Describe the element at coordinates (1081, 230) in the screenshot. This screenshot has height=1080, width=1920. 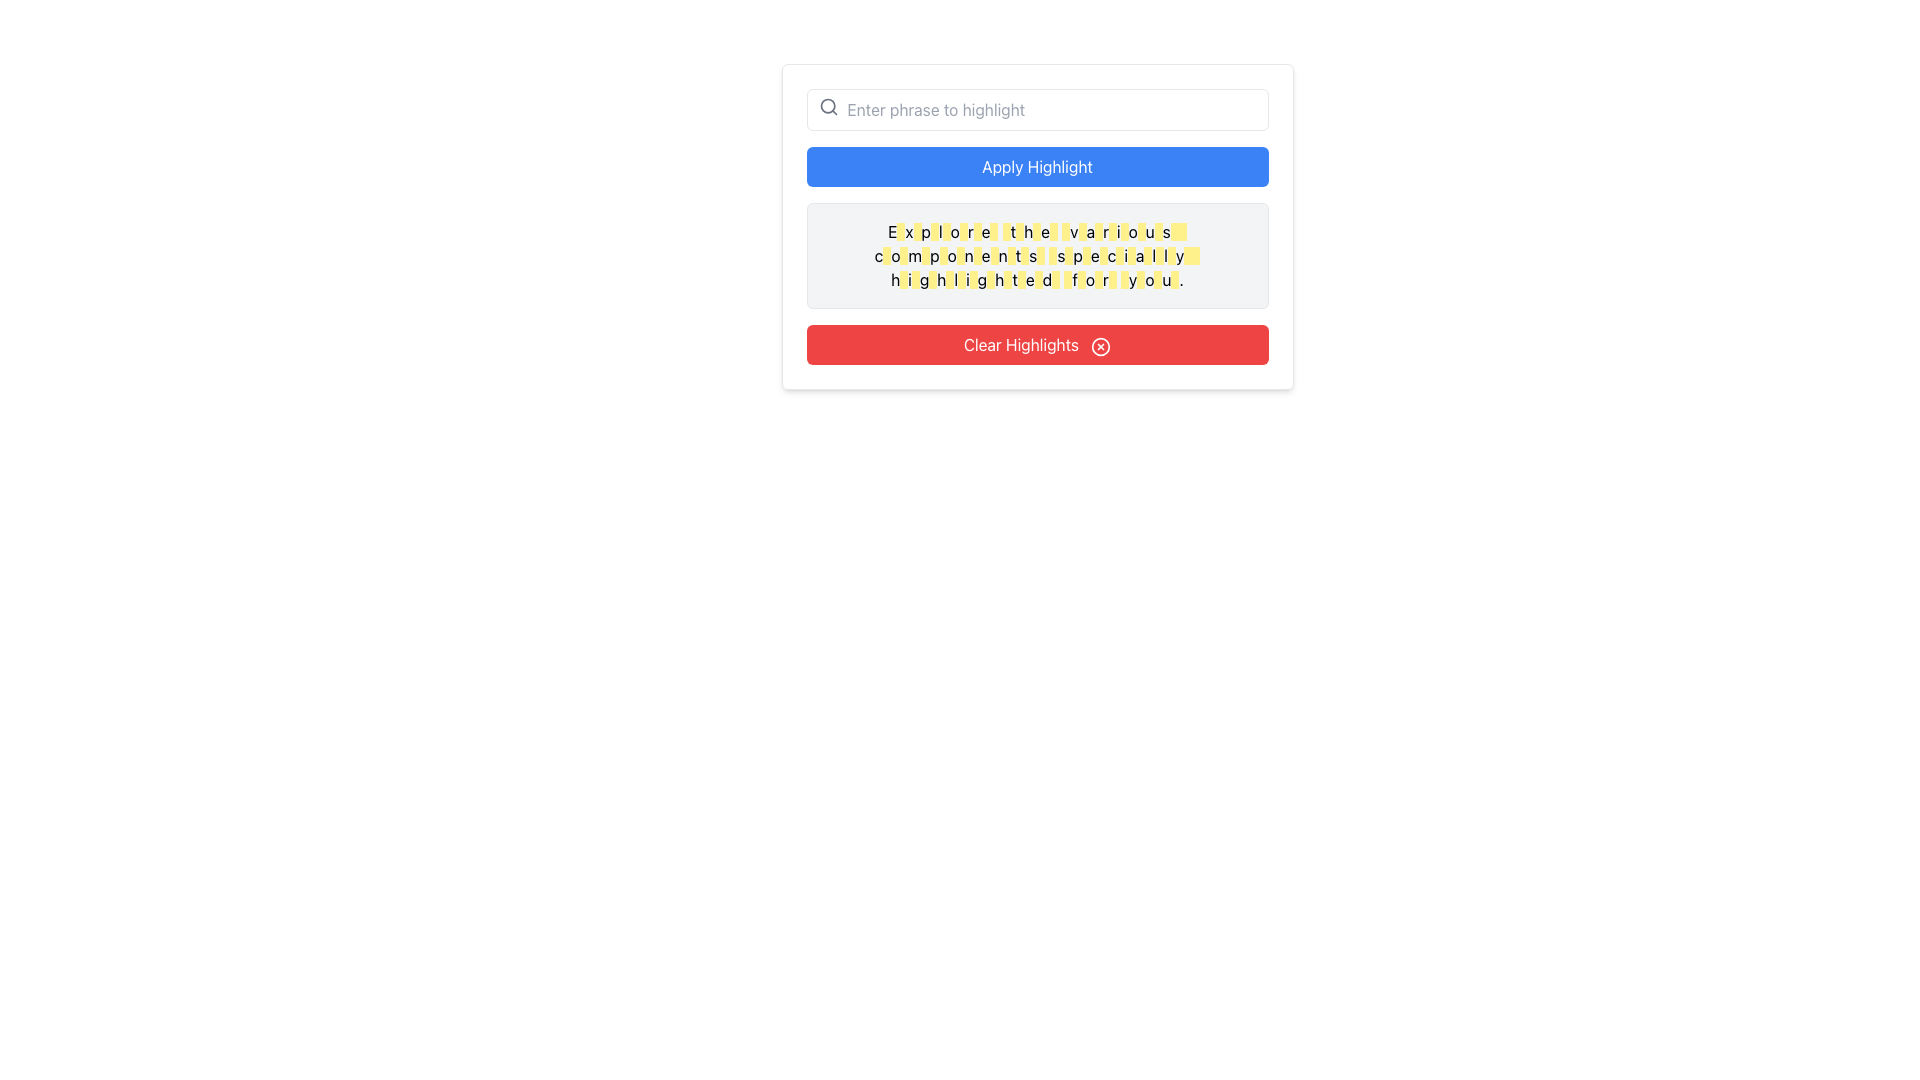
I see `the thirteenth yellow highlighted segment within the text 'Explore the various components specially highlighted for you.'` at that location.